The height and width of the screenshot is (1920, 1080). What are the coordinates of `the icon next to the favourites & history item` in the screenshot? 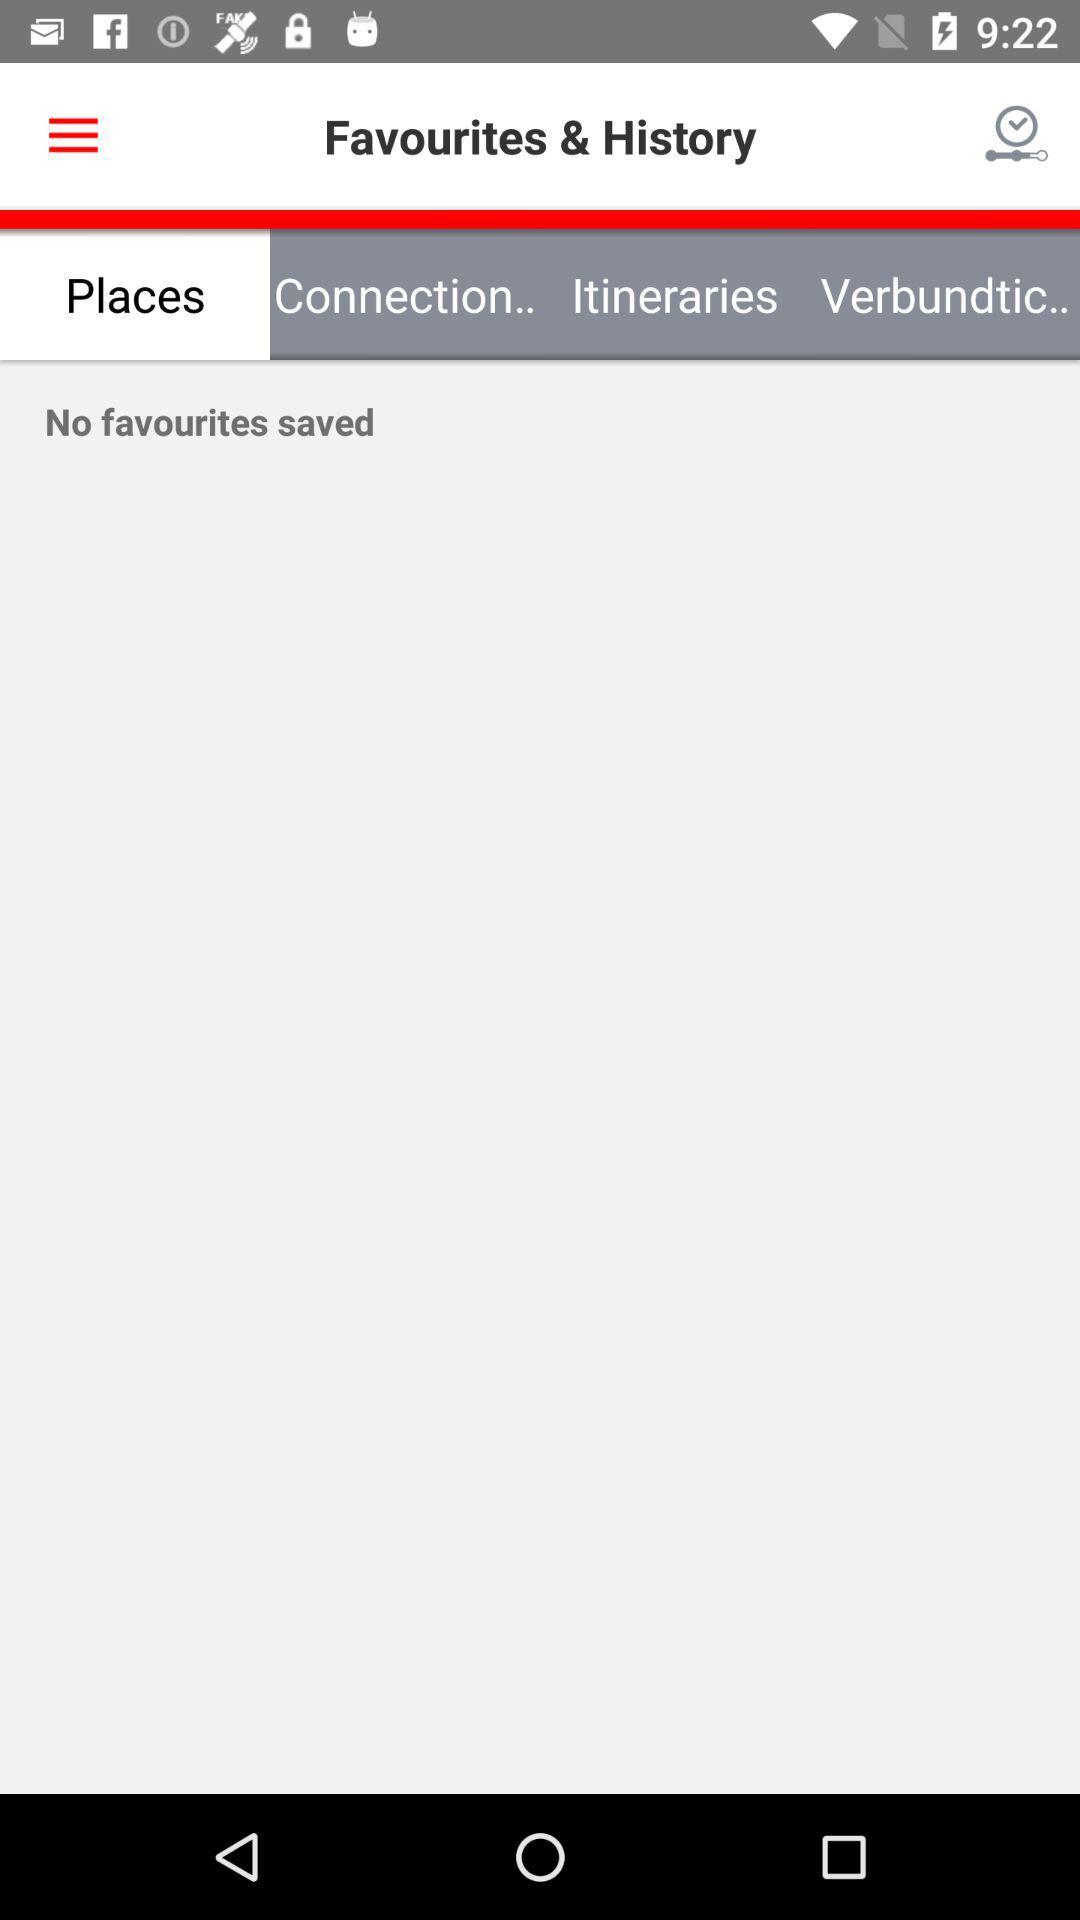 It's located at (1017, 135).